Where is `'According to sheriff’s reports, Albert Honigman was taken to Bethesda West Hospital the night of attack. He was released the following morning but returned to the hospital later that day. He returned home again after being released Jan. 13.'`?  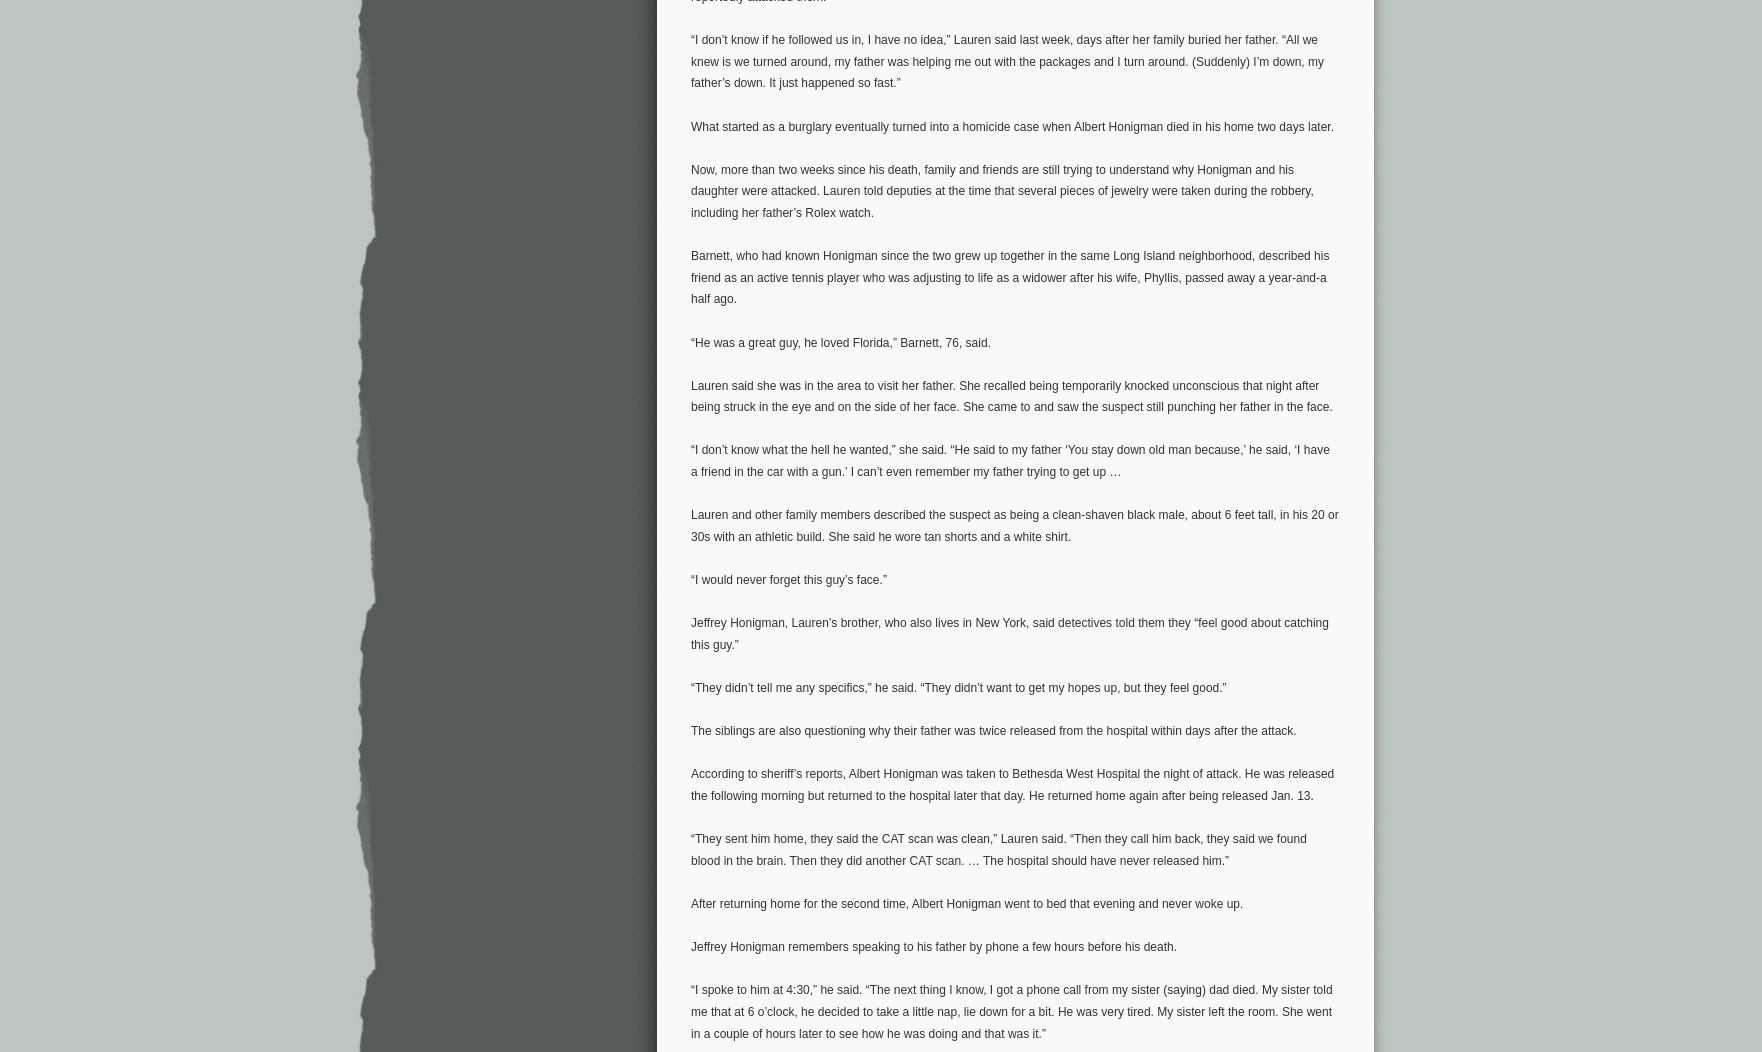 'According to sheriff’s reports, Albert Honigman was taken to Bethesda West Hospital the night of attack. He was released the following morning but returned to the hospital later that day. He returned home again after being released Jan. 13.' is located at coordinates (1012, 783).